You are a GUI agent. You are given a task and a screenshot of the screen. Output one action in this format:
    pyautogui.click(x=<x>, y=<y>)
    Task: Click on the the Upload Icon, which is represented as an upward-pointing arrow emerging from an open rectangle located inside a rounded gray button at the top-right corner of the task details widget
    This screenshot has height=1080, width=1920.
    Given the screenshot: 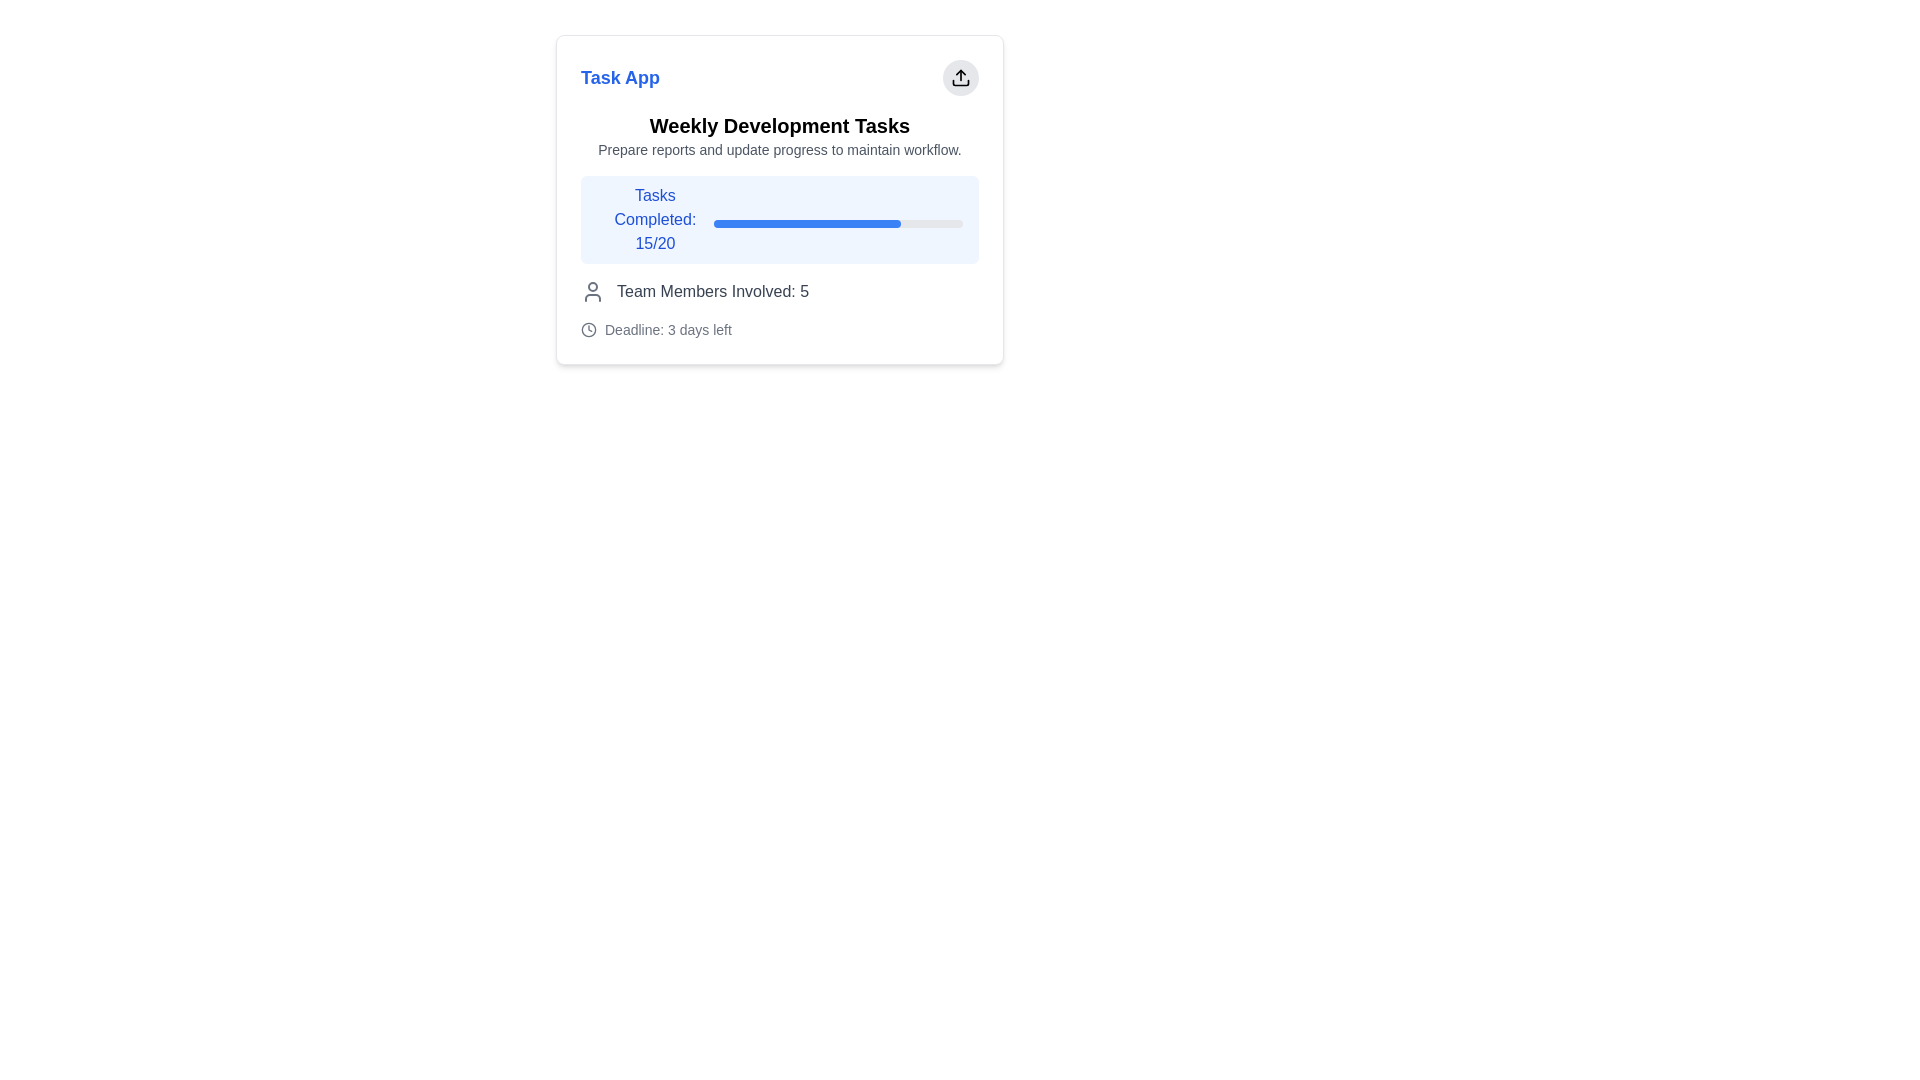 What is the action you would take?
    pyautogui.click(x=960, y=76)
    